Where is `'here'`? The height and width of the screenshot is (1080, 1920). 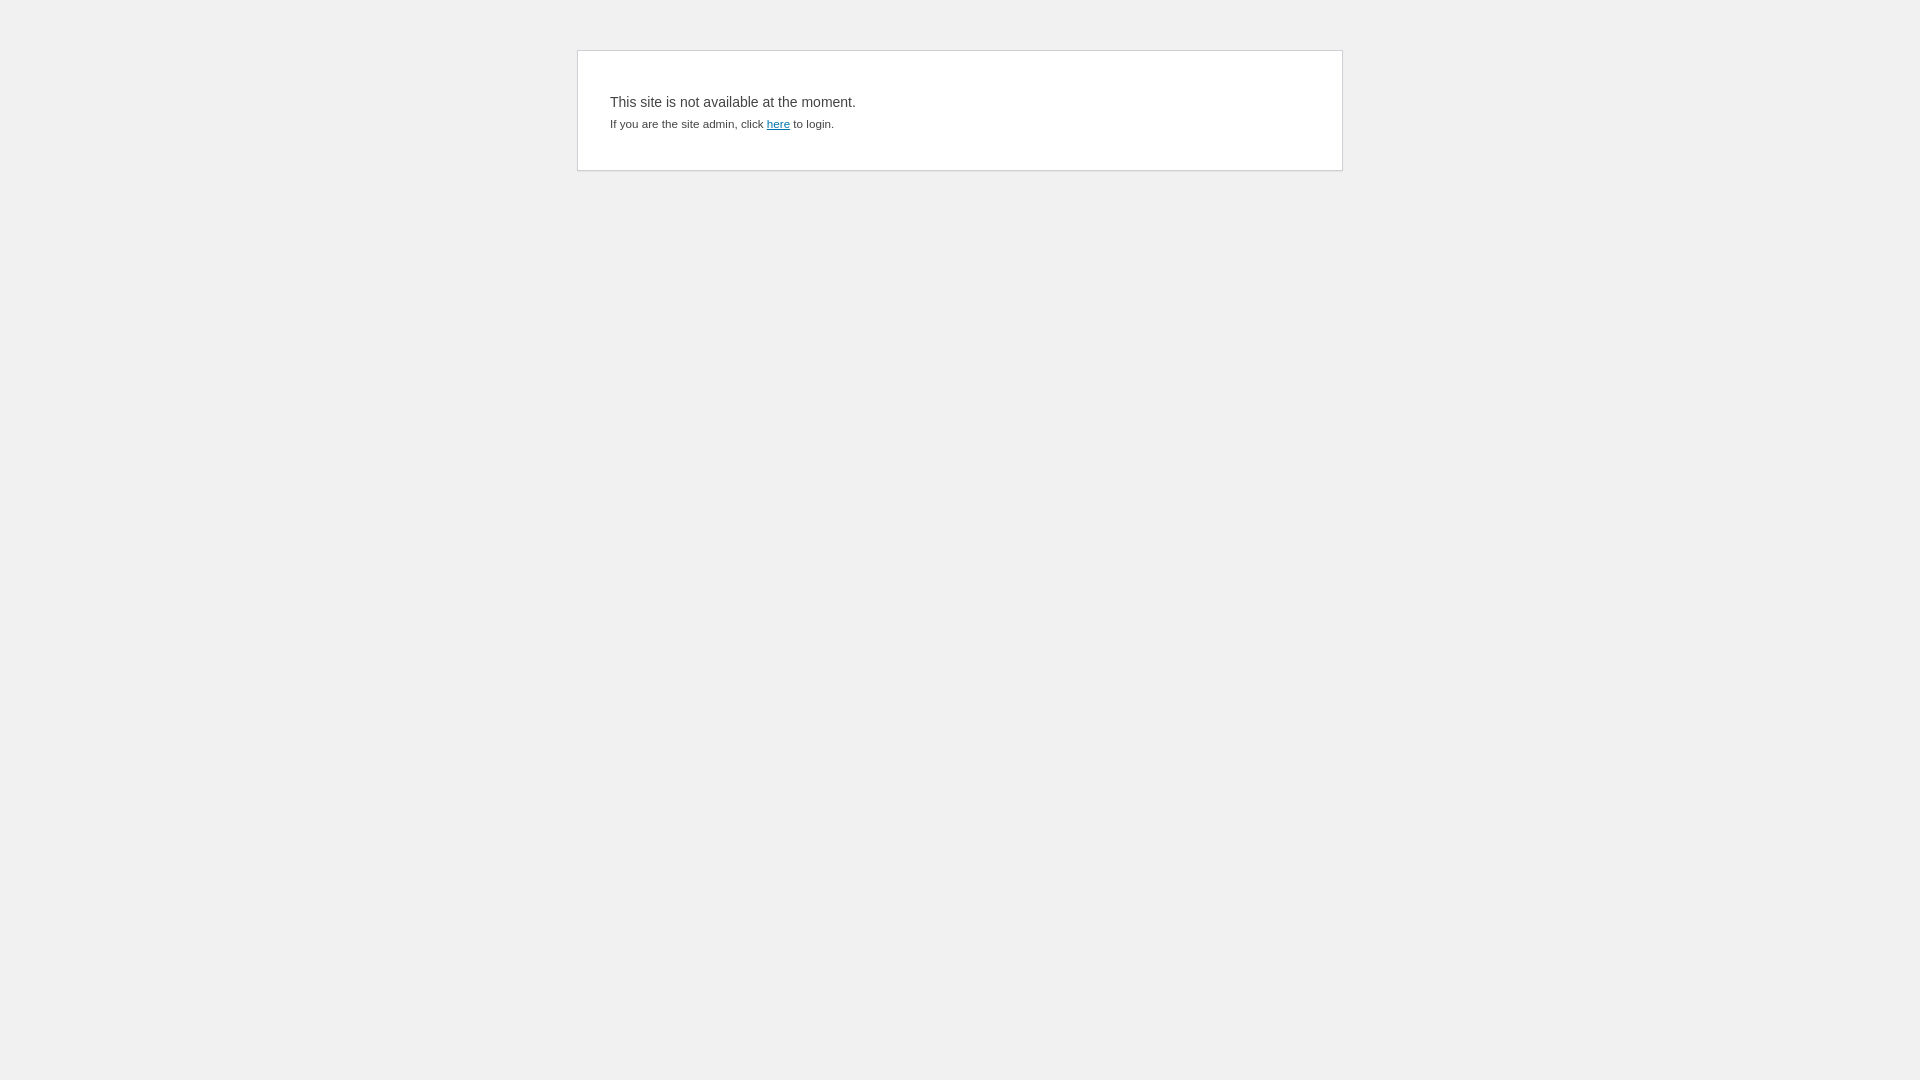 'here' is located at coordinates (777, 123).